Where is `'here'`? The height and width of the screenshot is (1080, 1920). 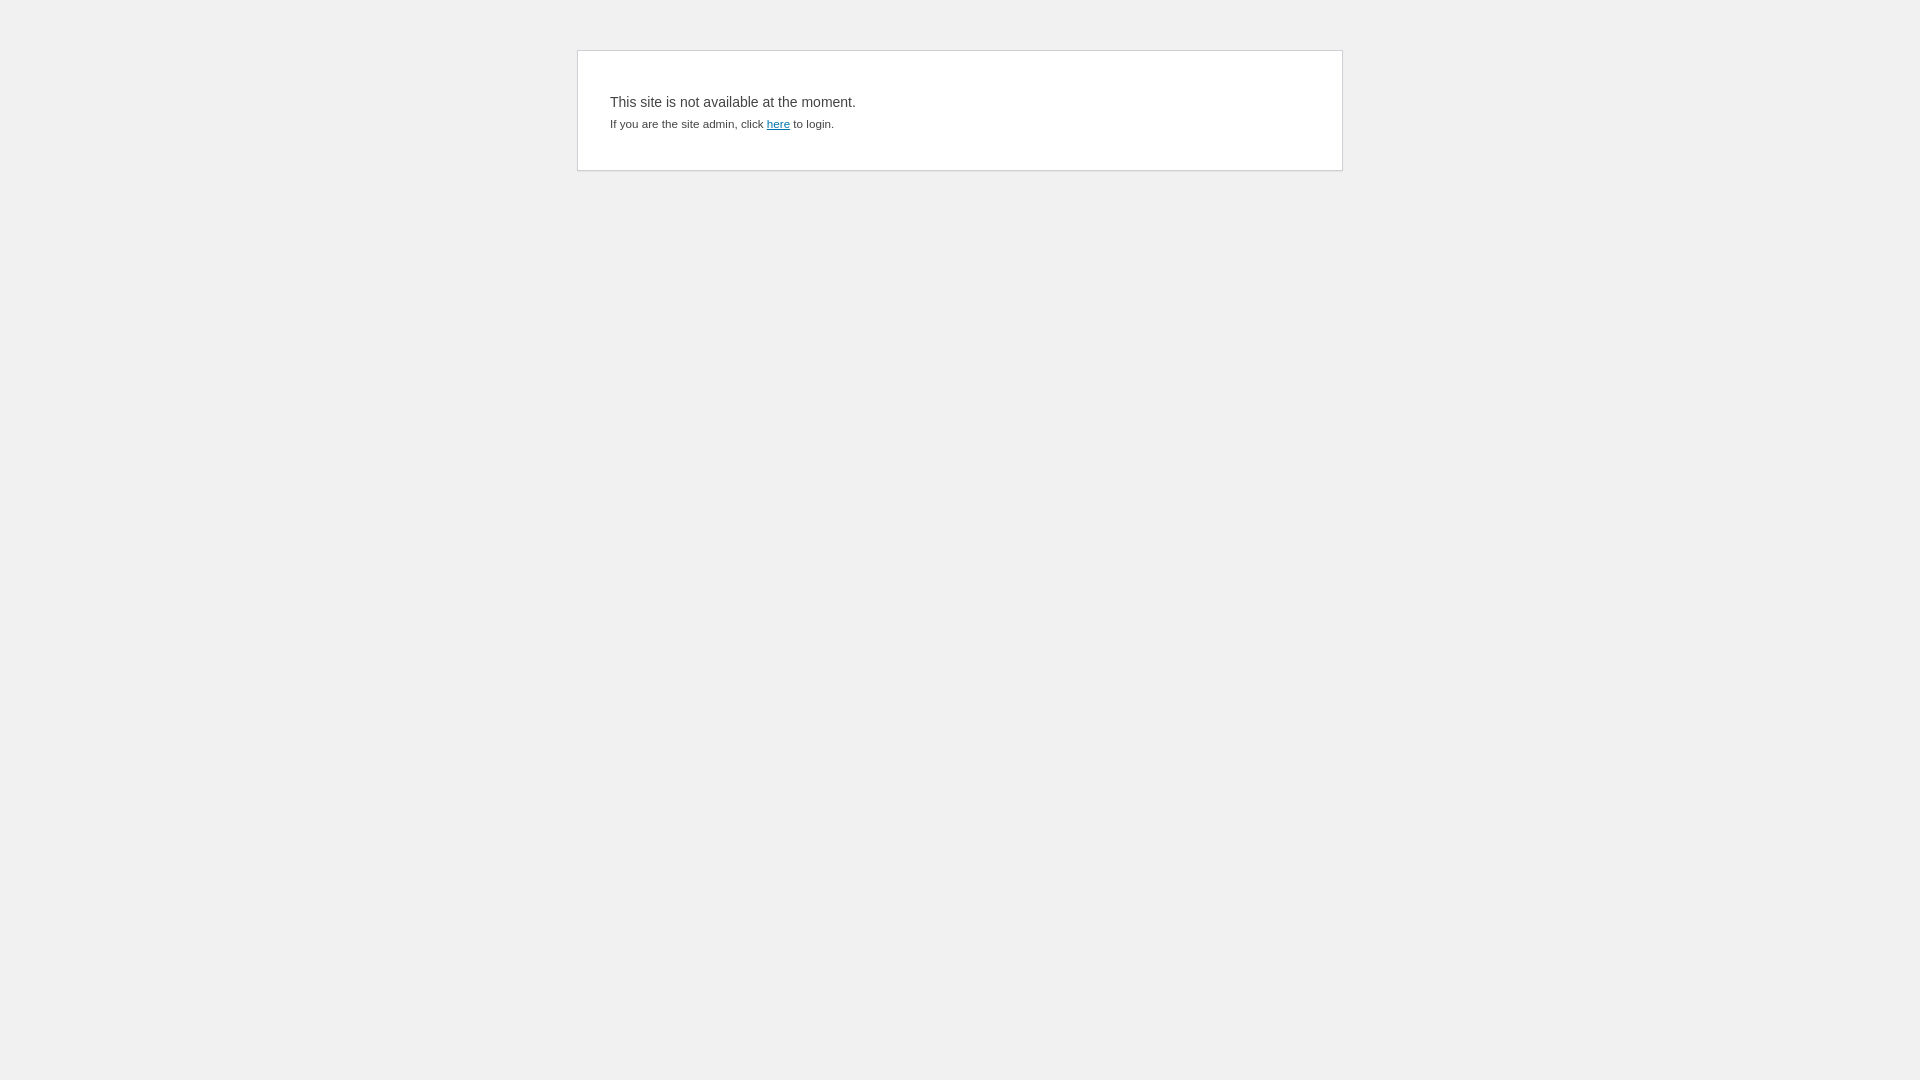 'here' is located at coordinates (777, 123).